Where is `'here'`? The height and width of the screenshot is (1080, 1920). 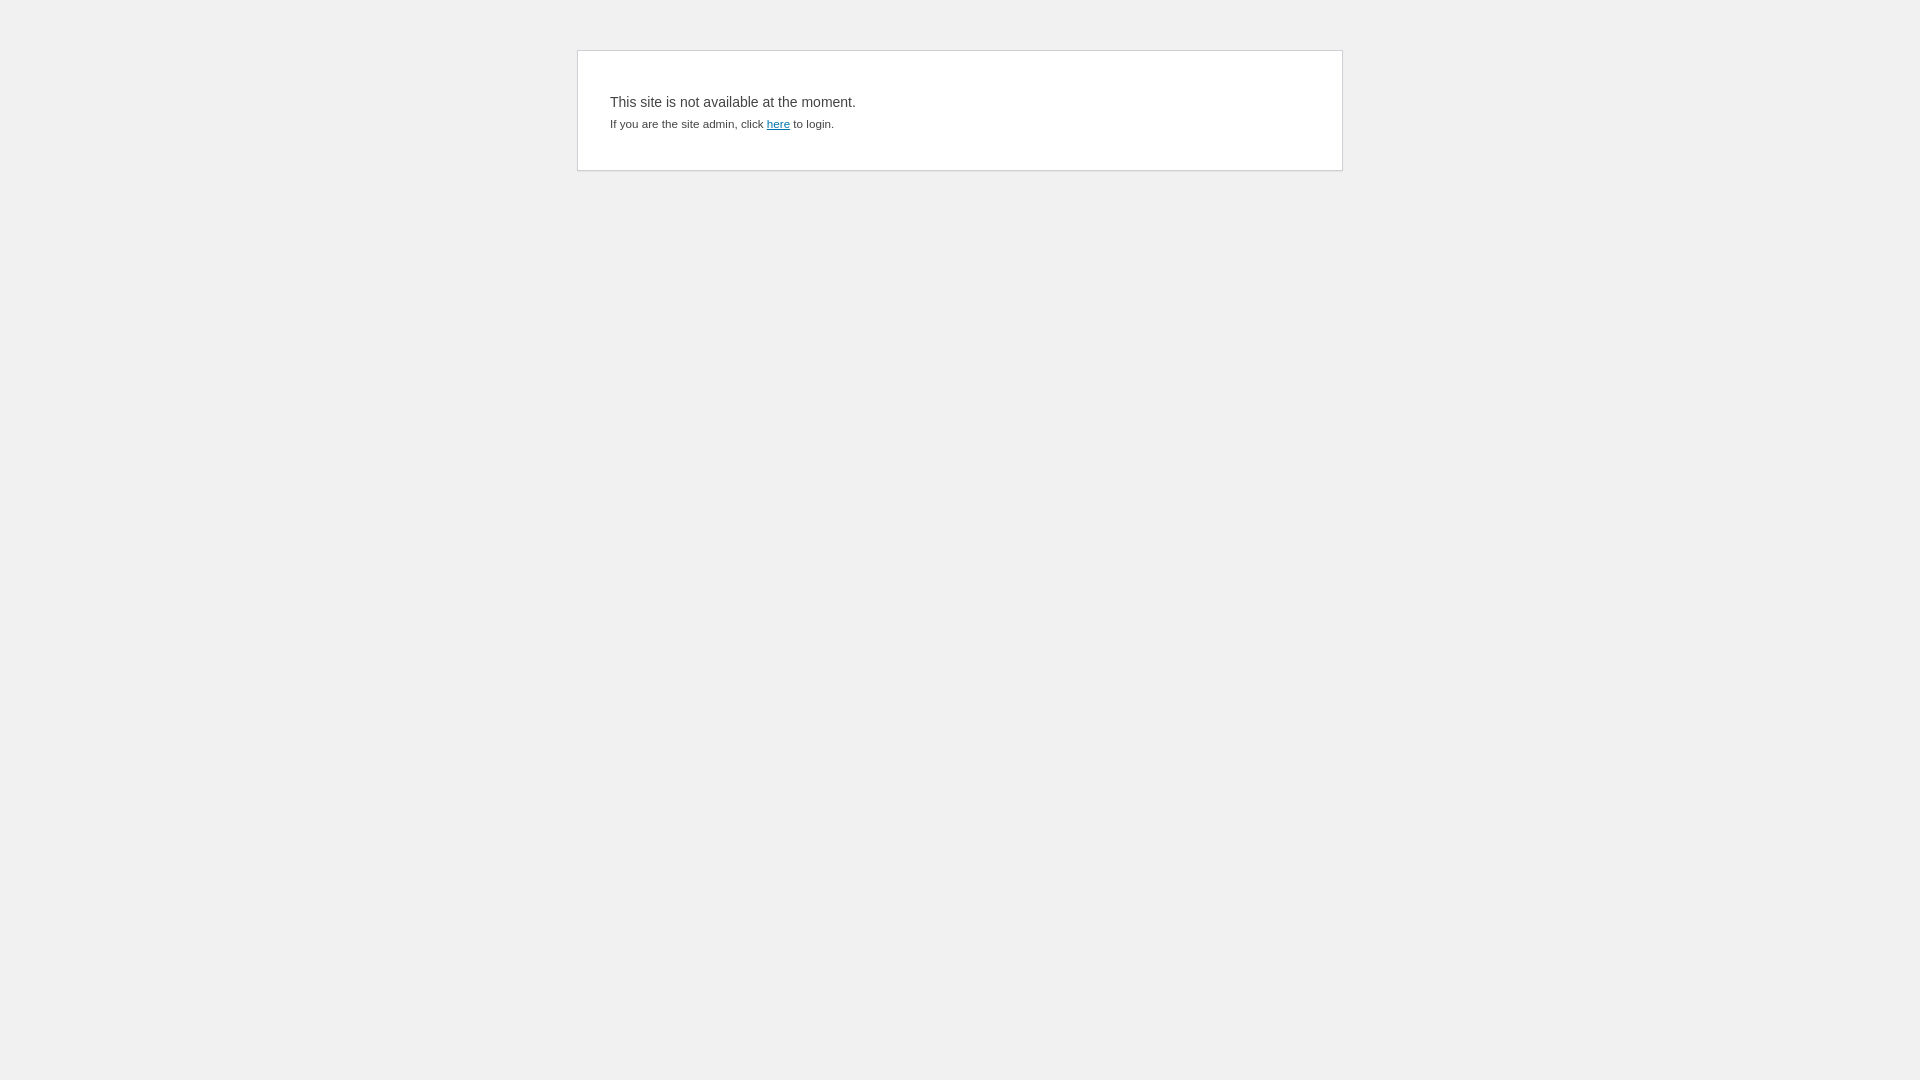 'here' is located at coordinates (777, 123).